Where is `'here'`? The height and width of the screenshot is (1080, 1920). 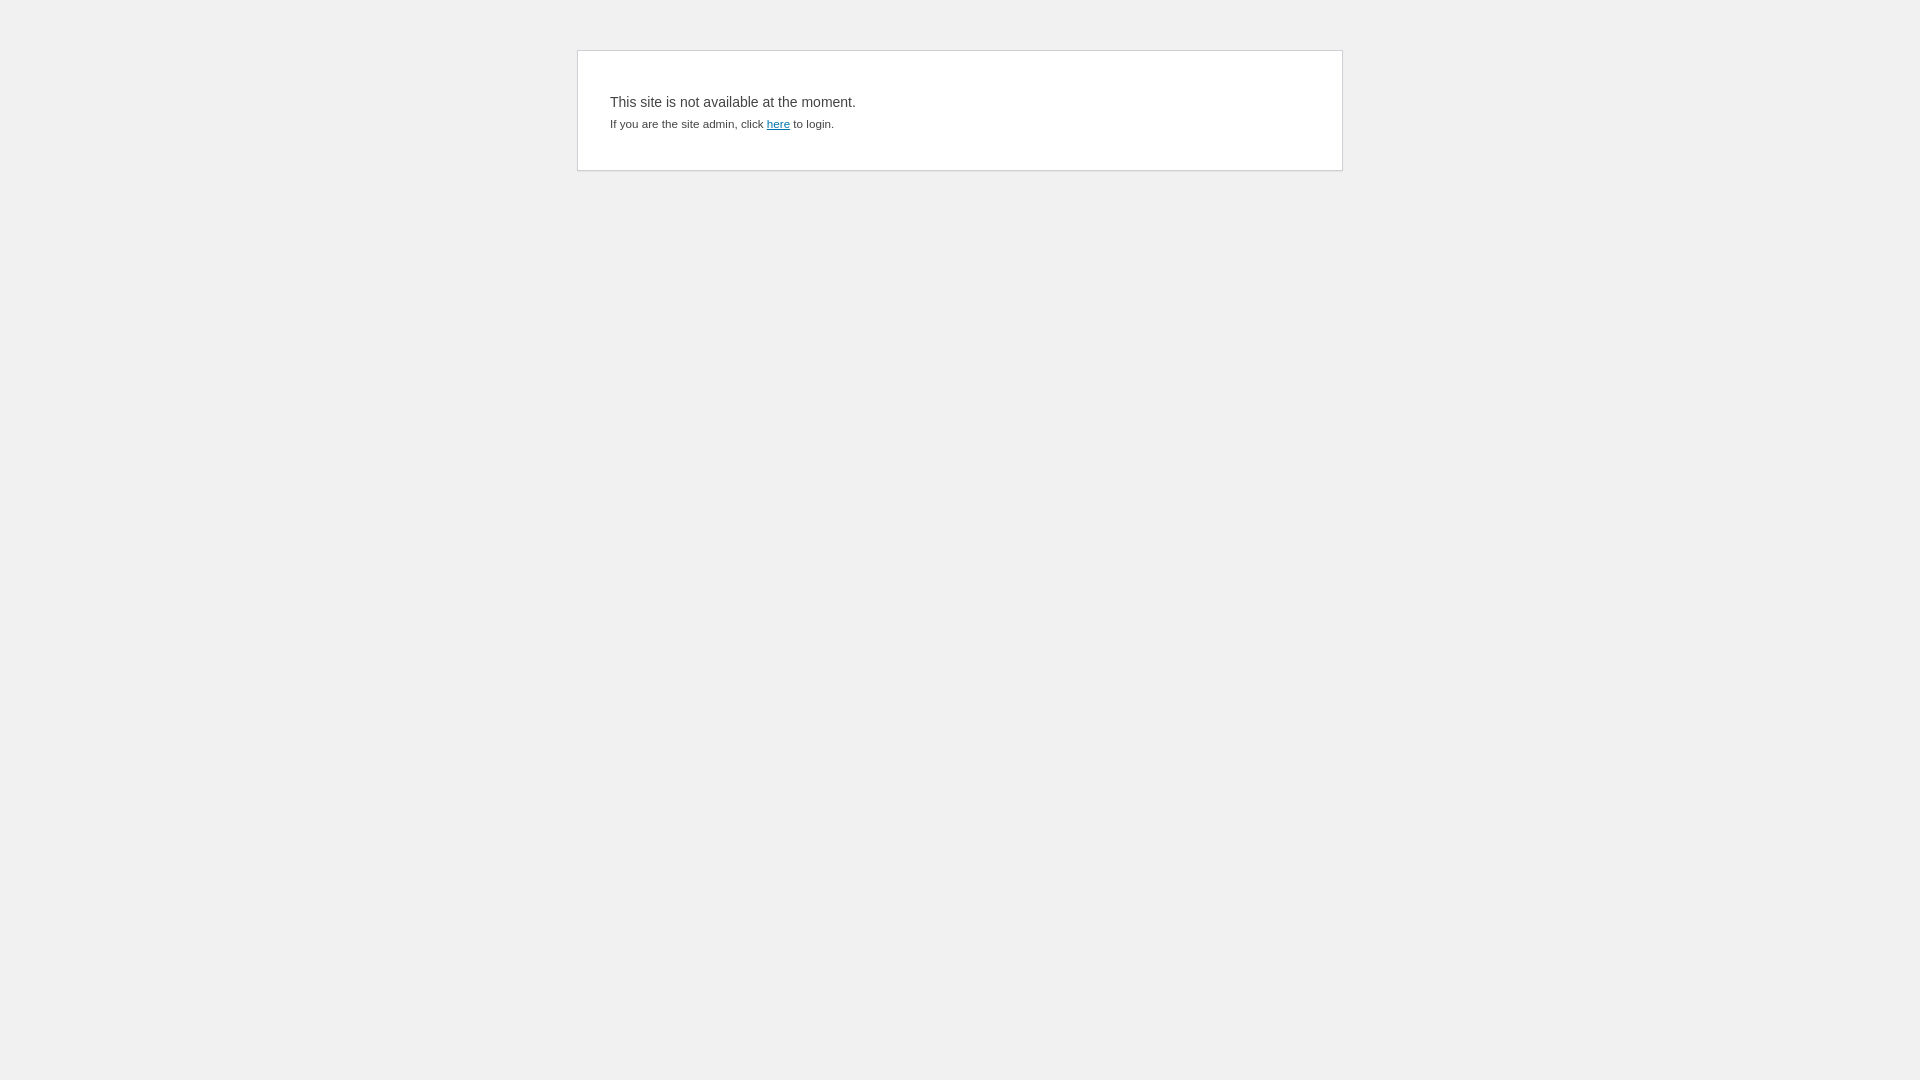 'here' is located at coordinates (777, 123).